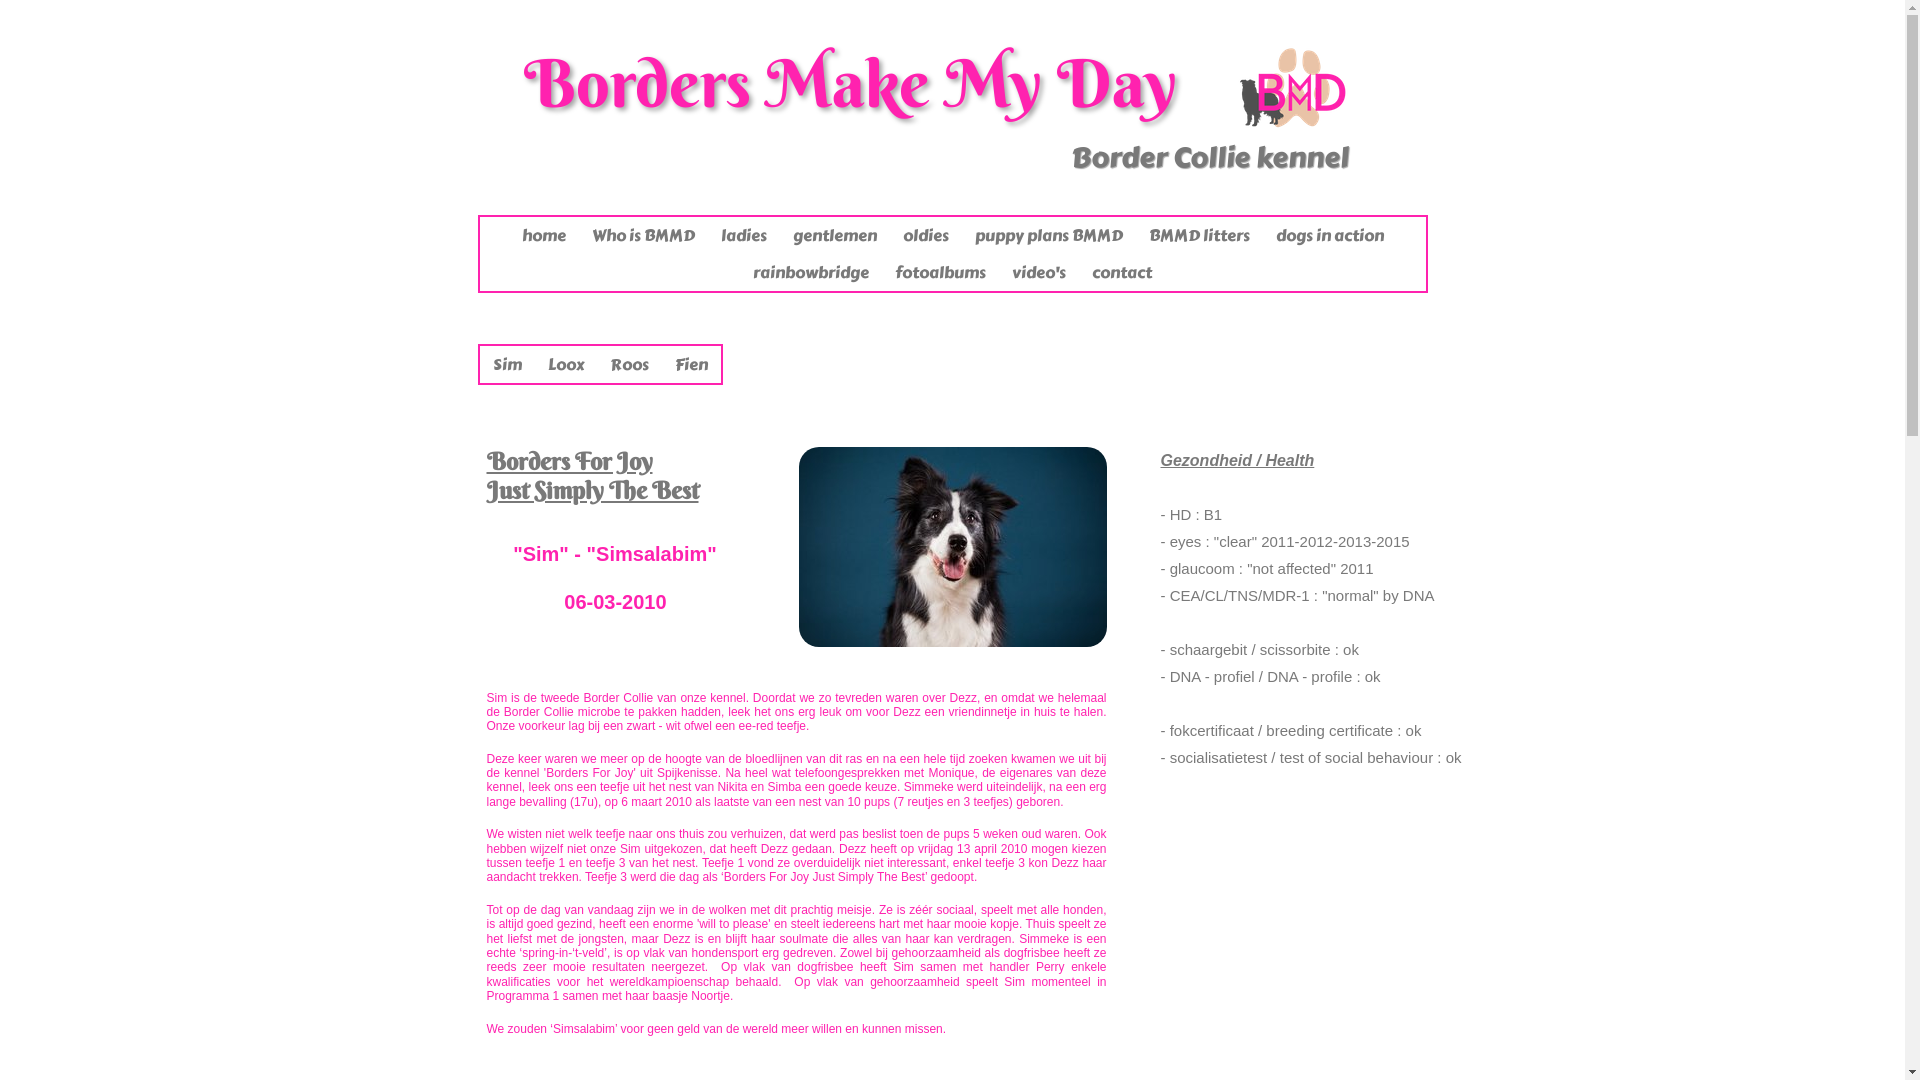 This screenshot has height=1080, width=1920. I want to click on 'Loox', so click(564, 364).